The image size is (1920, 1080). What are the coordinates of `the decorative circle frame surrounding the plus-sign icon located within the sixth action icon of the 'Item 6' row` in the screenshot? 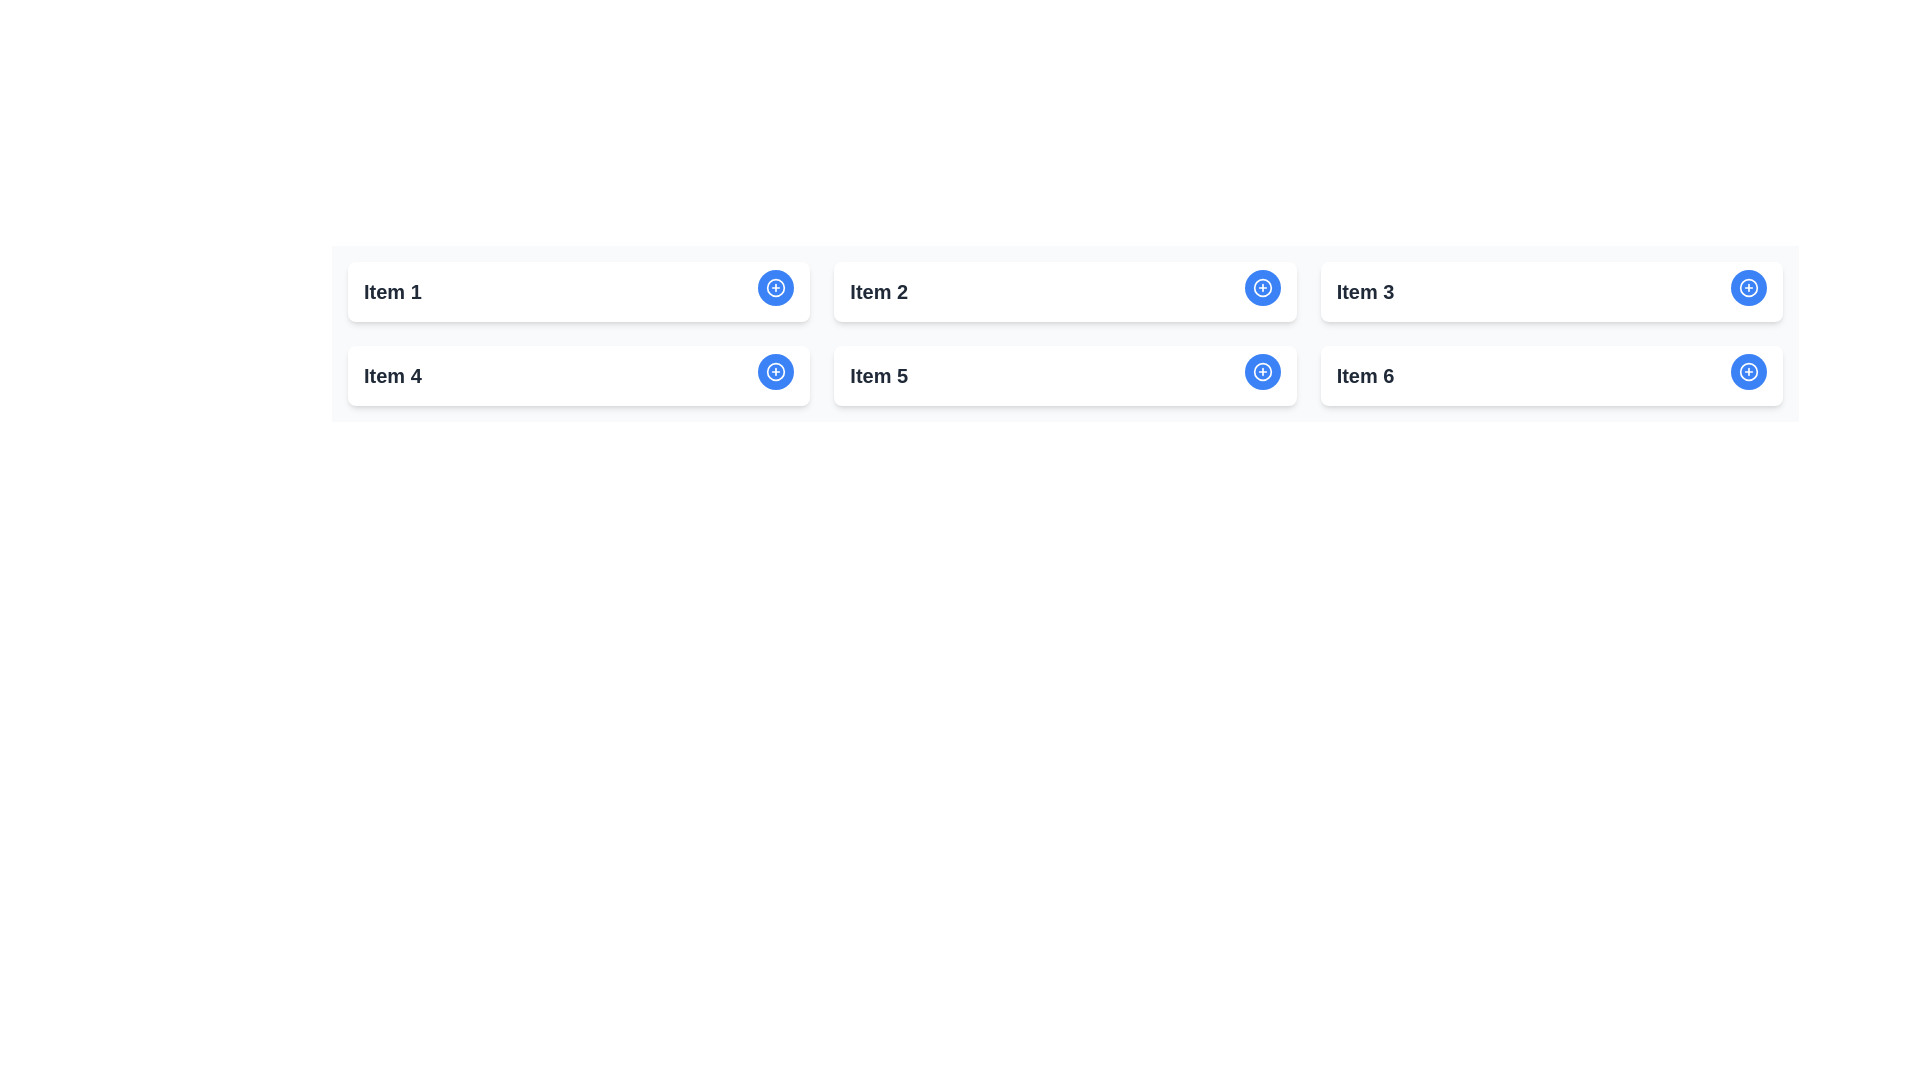 It's located at (1747, 371).